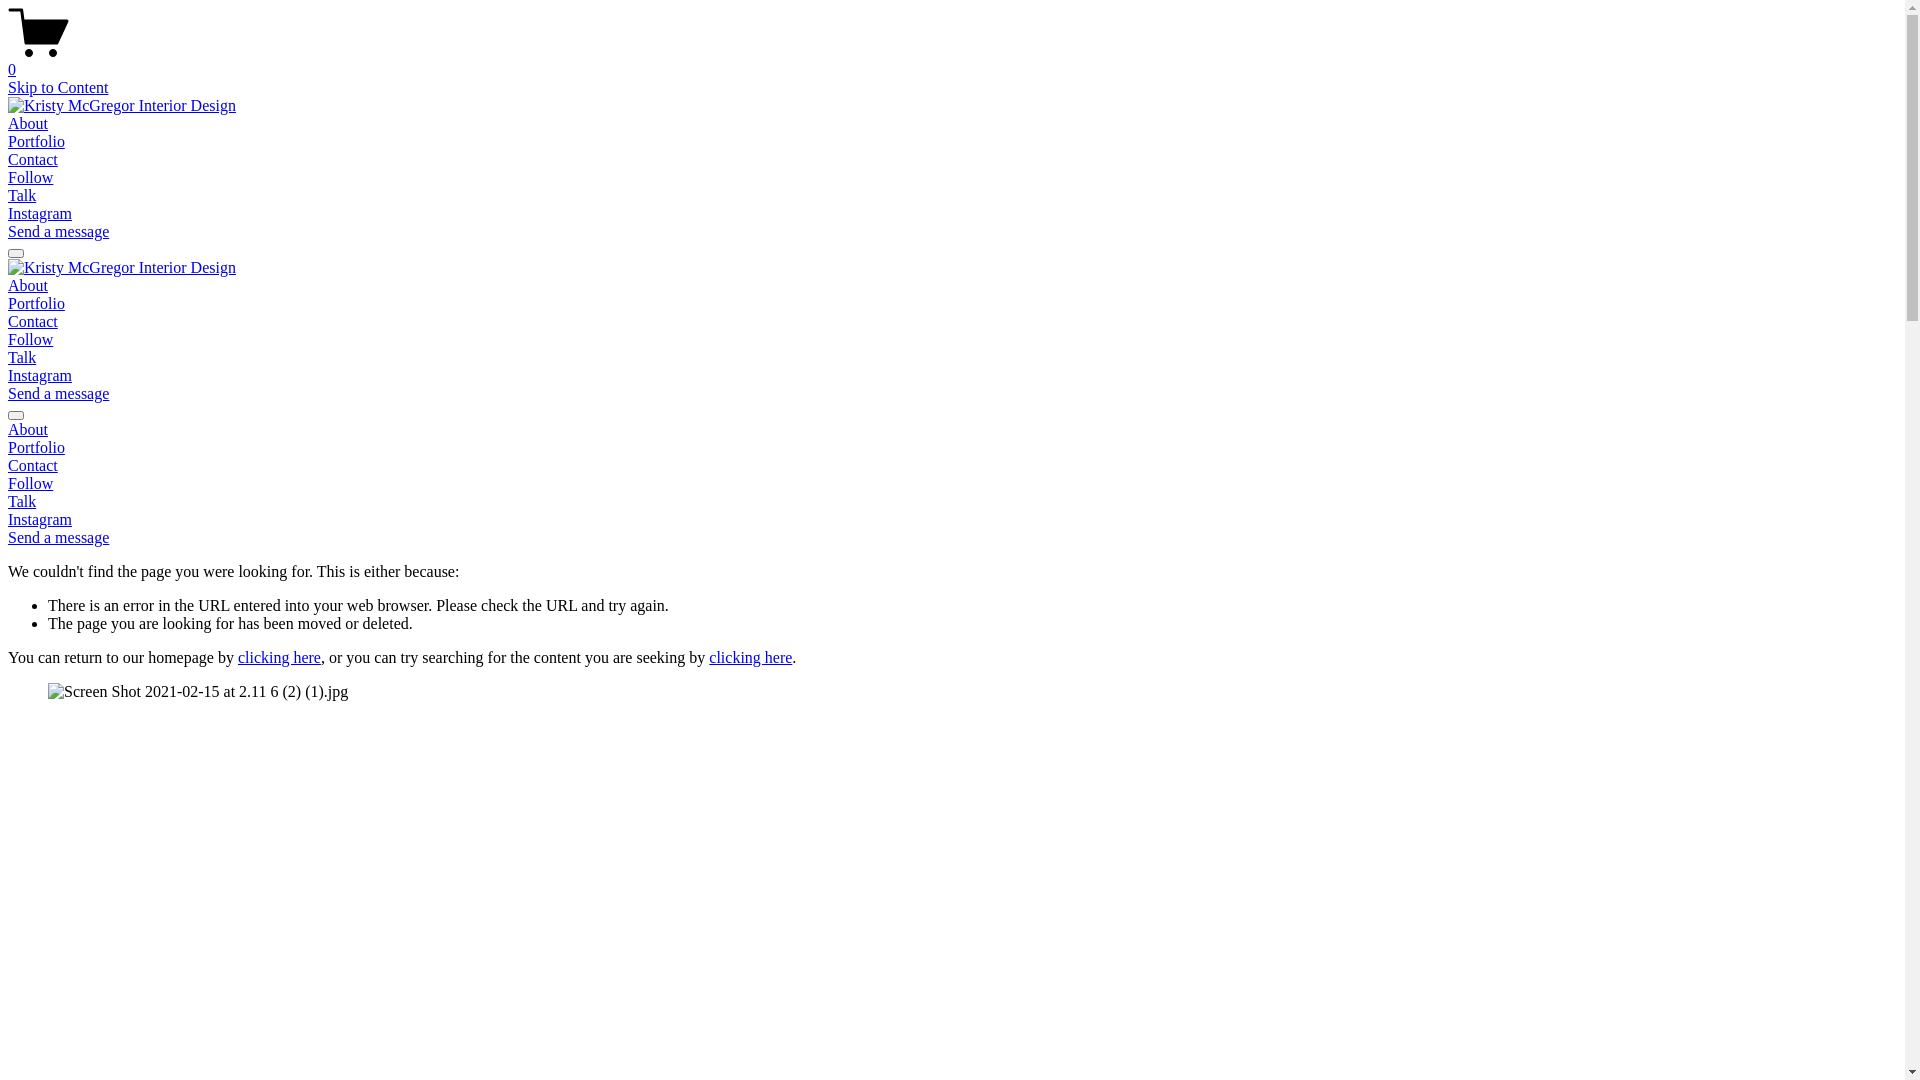 This screenshot has width=1920, height=1080. I want to click on 'Contact', so click(951, 466).